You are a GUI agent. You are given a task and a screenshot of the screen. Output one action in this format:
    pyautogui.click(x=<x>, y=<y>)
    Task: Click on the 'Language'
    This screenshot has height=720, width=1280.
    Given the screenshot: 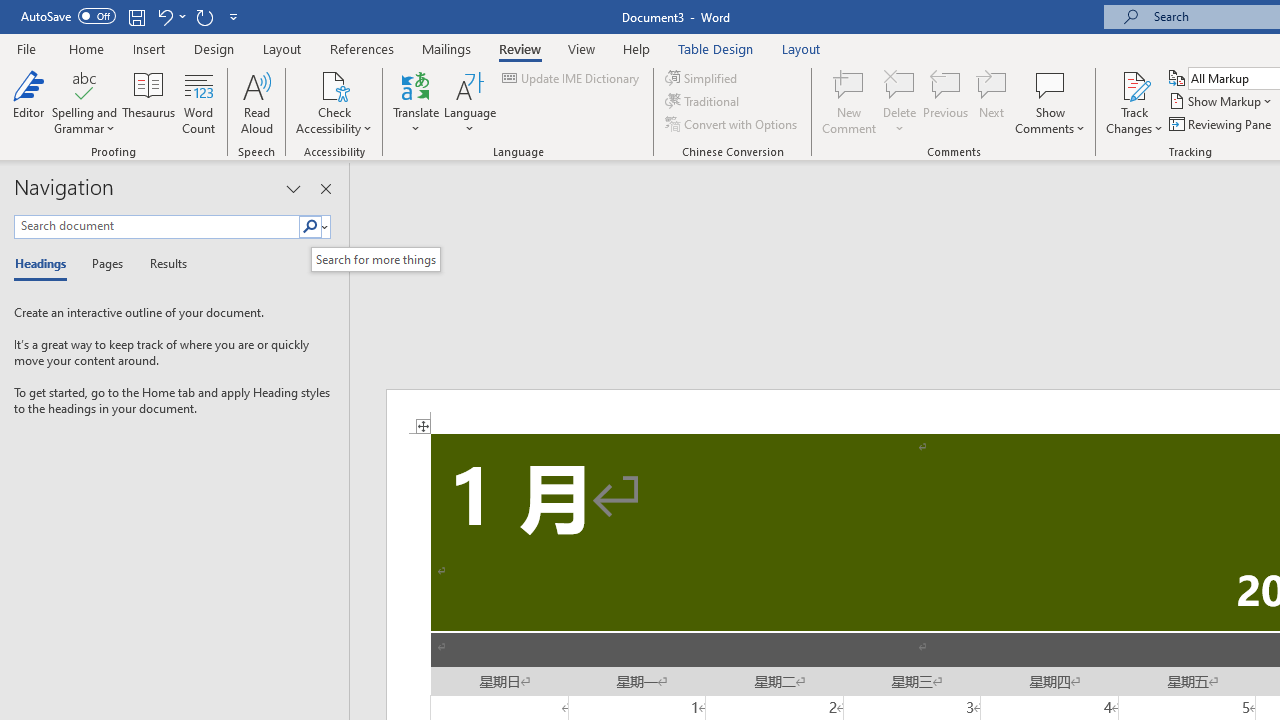 What is the action you would take?
    pyautogui.click(x=469, y=103)
    